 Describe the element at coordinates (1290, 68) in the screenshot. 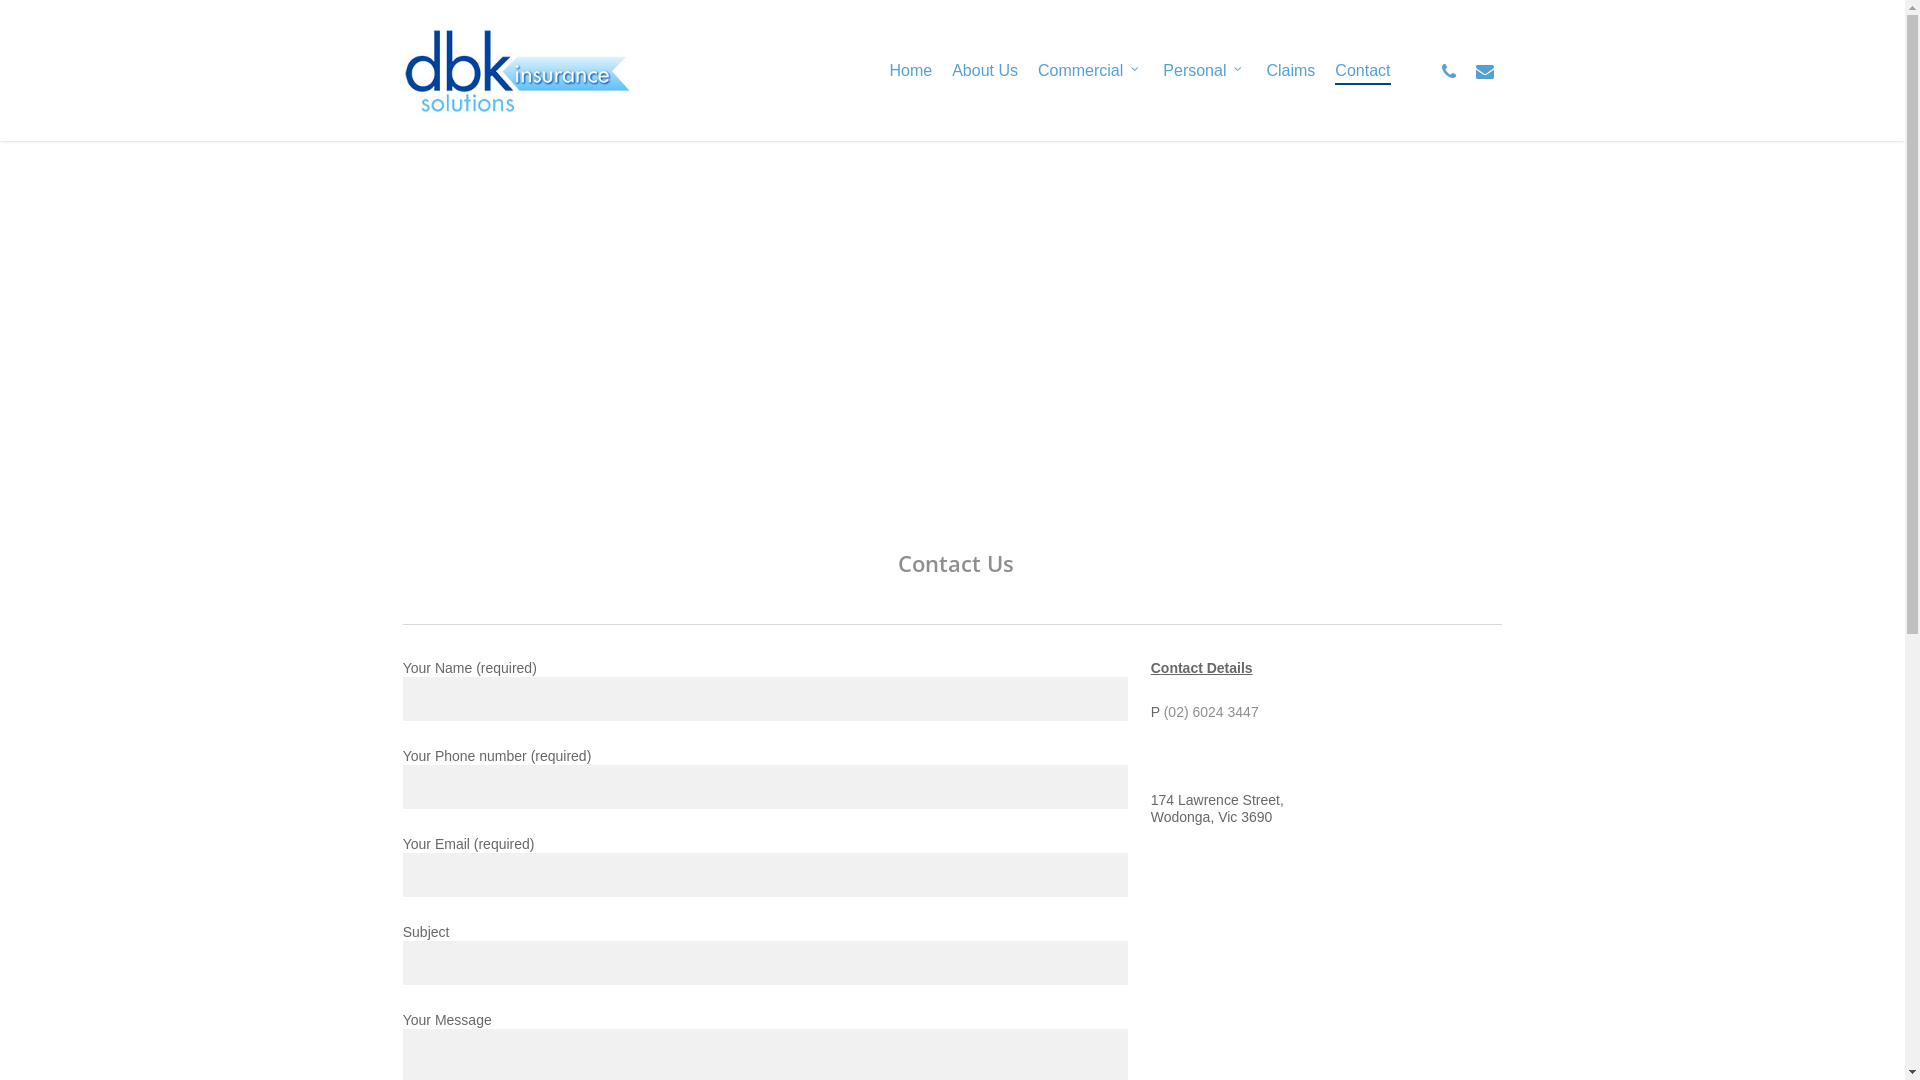

I see `'Claims'` at that location.